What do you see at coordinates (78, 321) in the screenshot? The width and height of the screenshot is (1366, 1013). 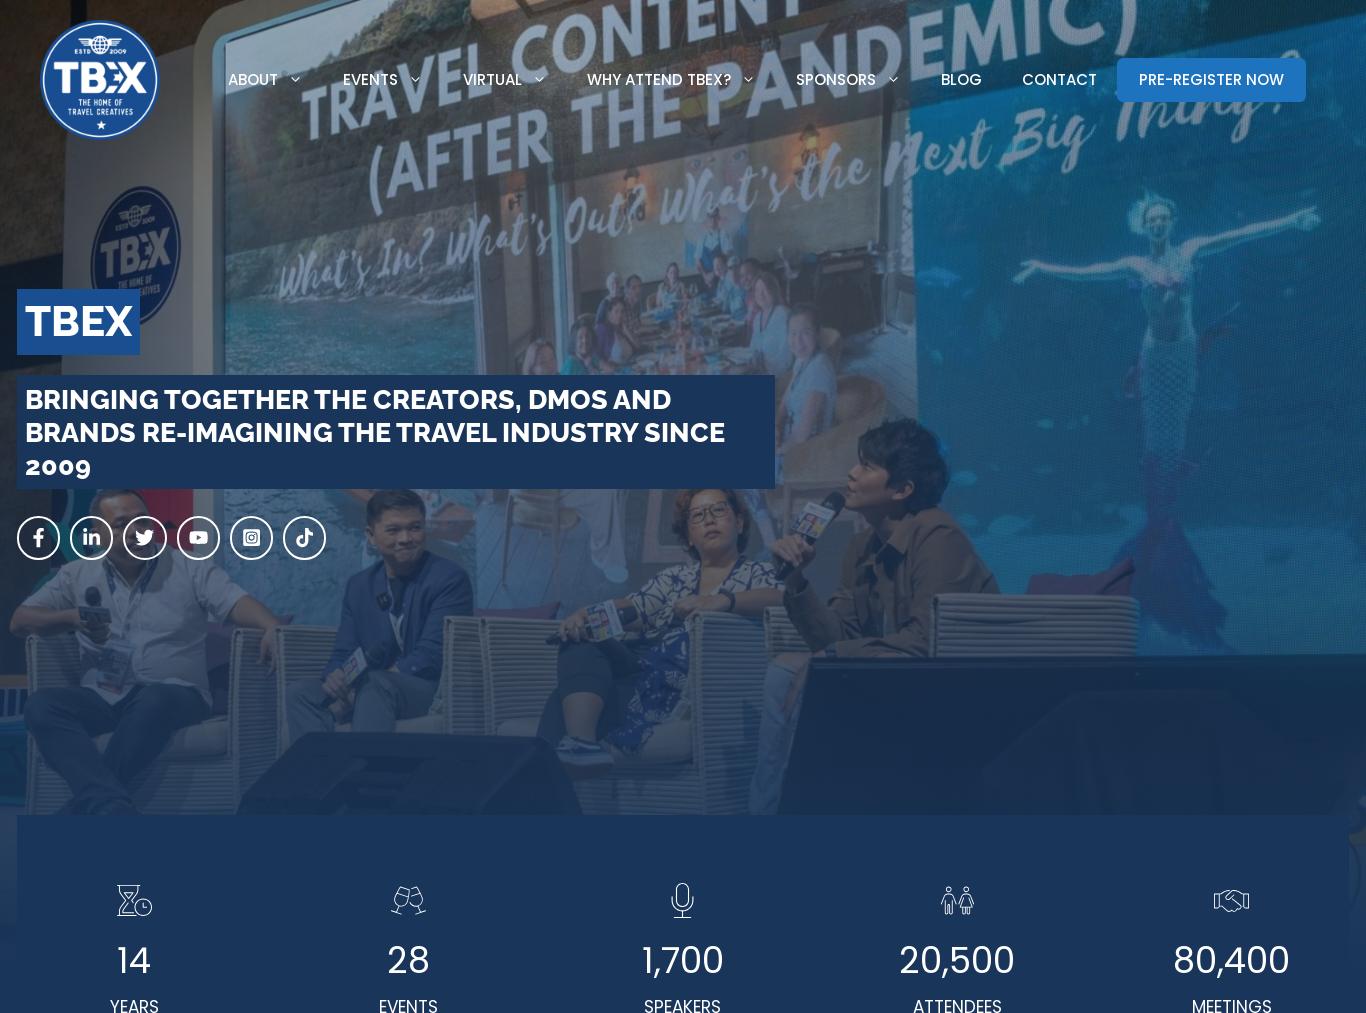 I see `'TBEX'` at bounding box center [78, 321].